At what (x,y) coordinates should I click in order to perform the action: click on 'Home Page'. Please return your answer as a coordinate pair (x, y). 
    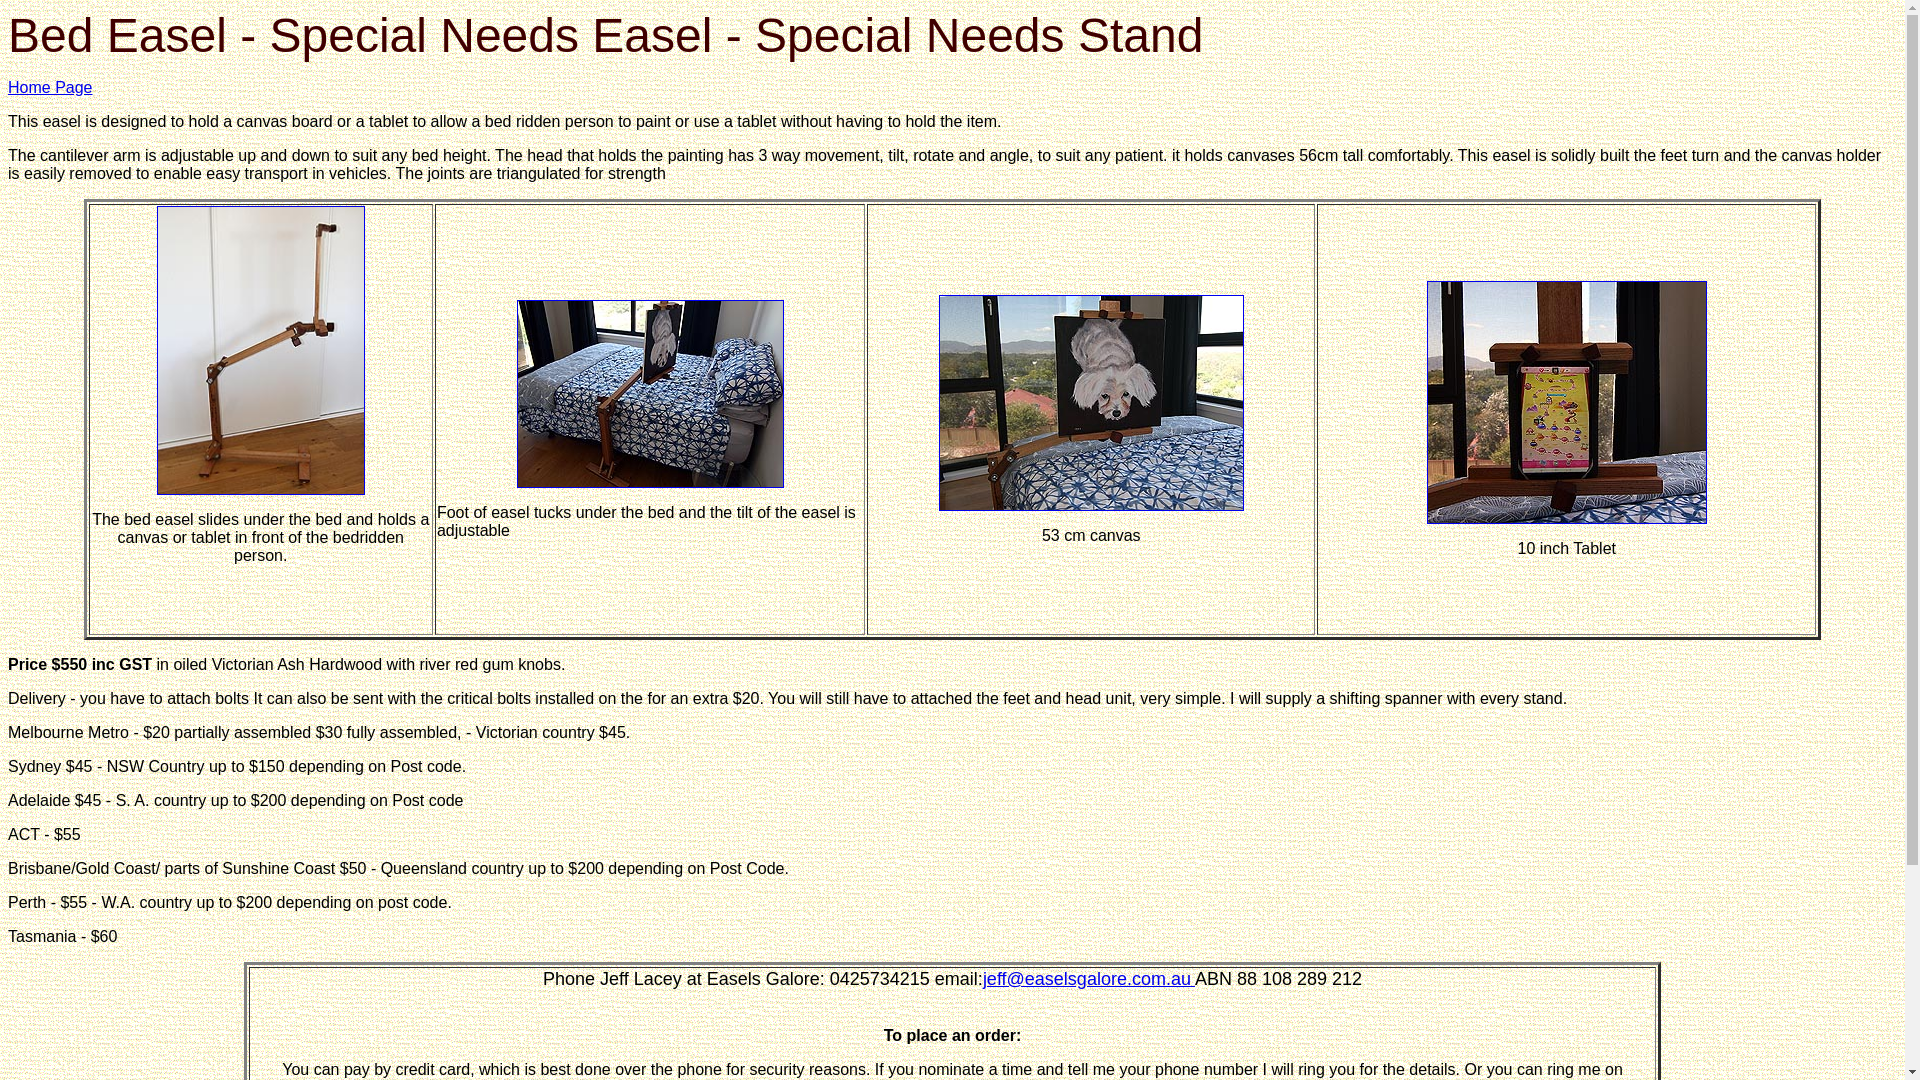
    Looking at the image, I should click on (8, 86).